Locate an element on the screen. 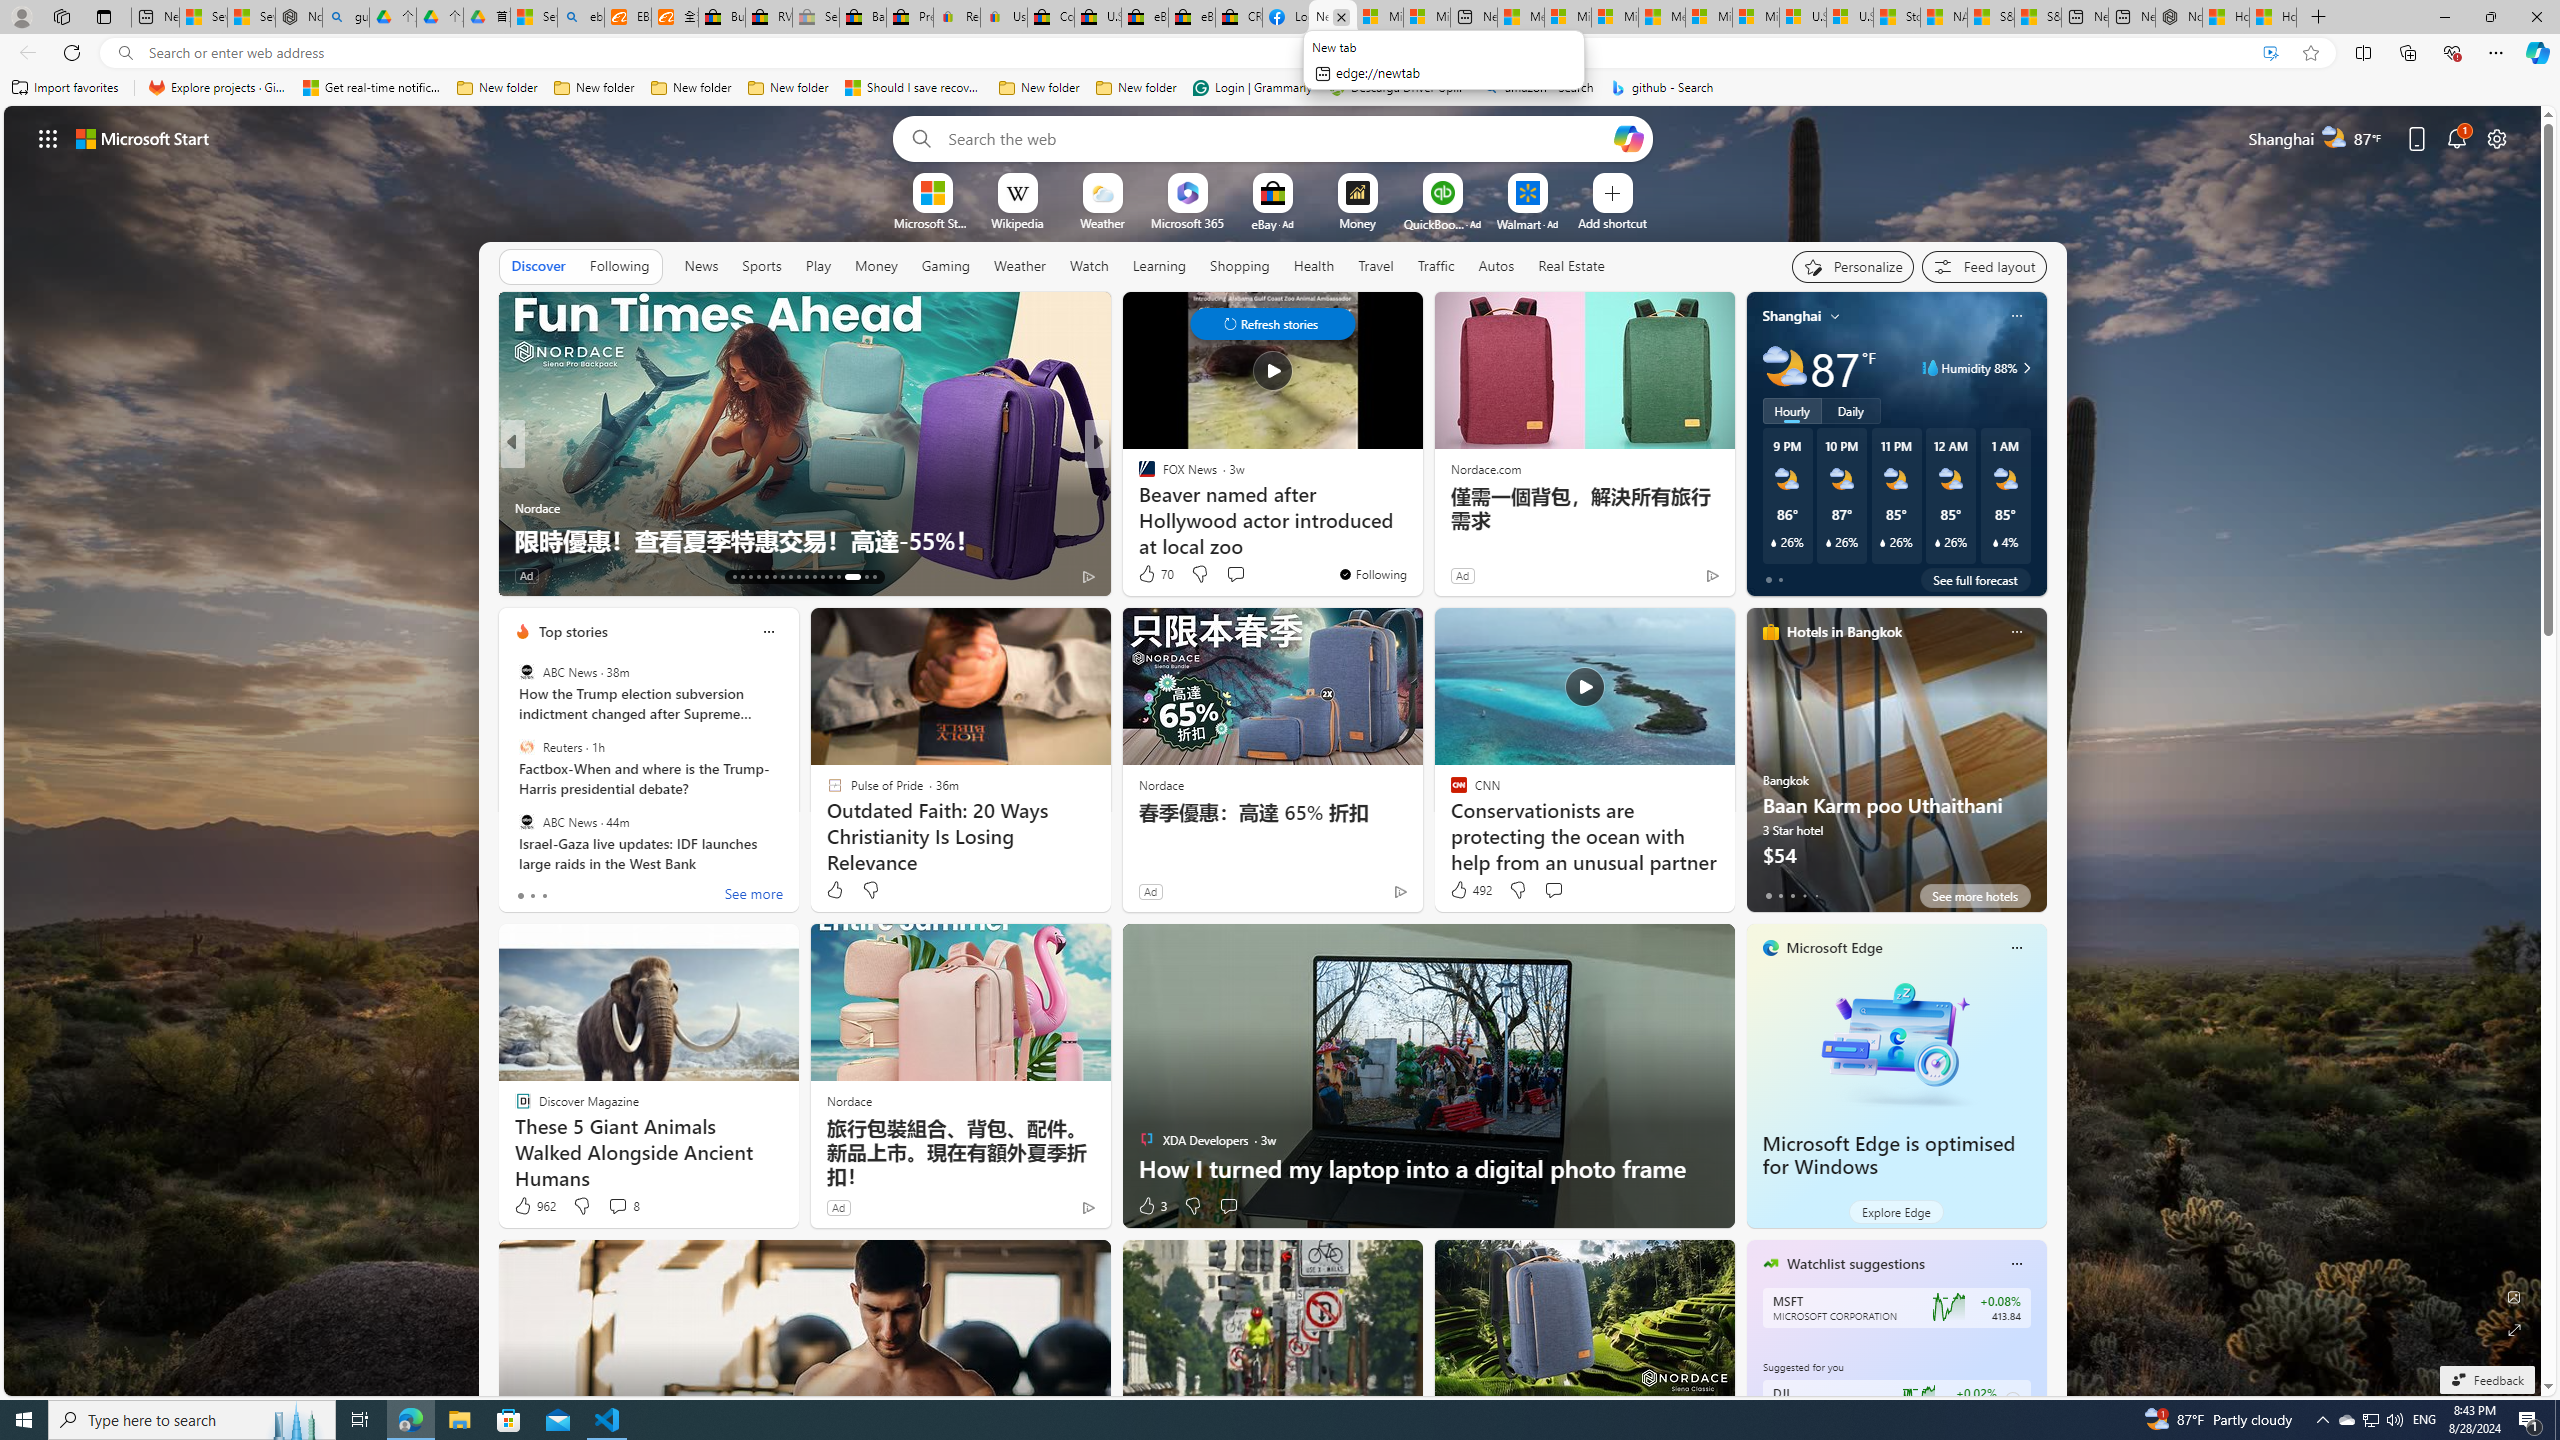 Image resolution: width=2560 pixels, height=1440 pixels. 'AutomationID: tab-15' is located at coordinates (750, 577).